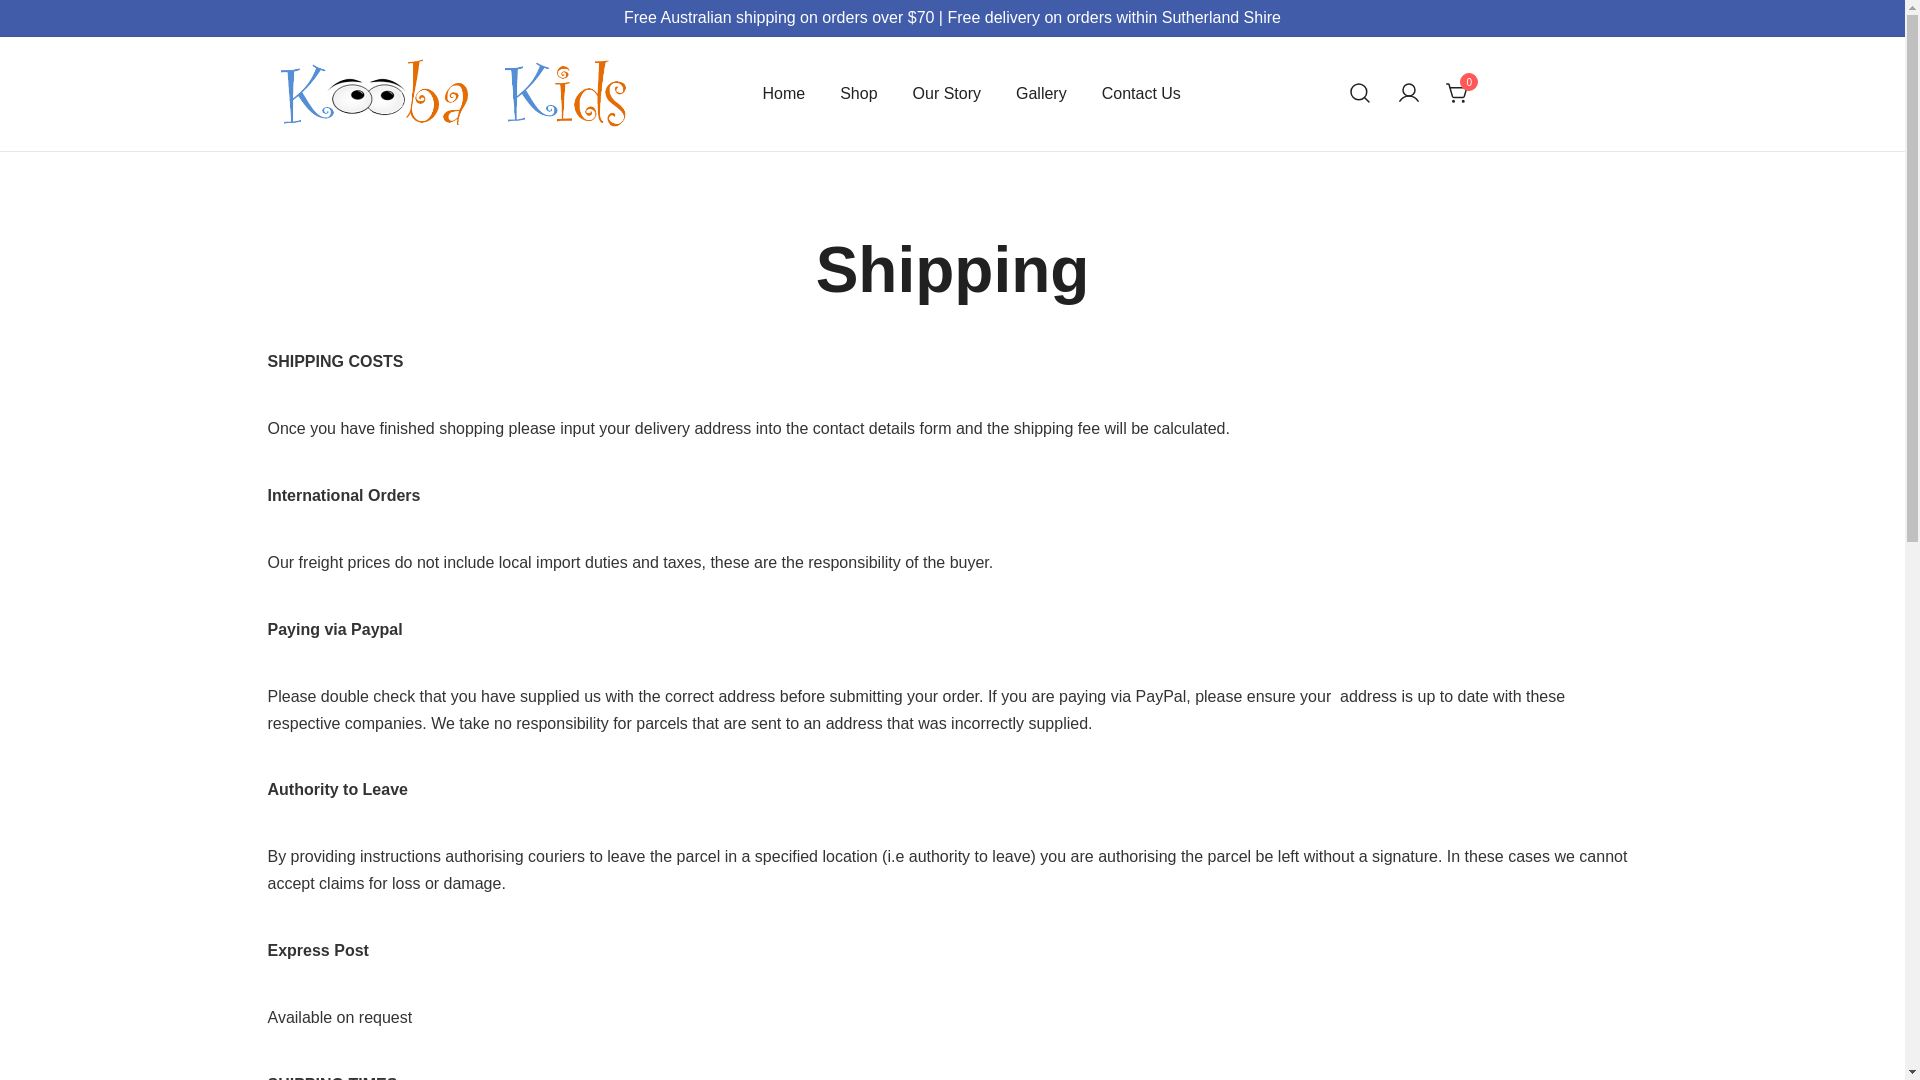  Describe the element at coordinates (323, 172) in the screenshot. I see `'Kooba Kids'` at that location.